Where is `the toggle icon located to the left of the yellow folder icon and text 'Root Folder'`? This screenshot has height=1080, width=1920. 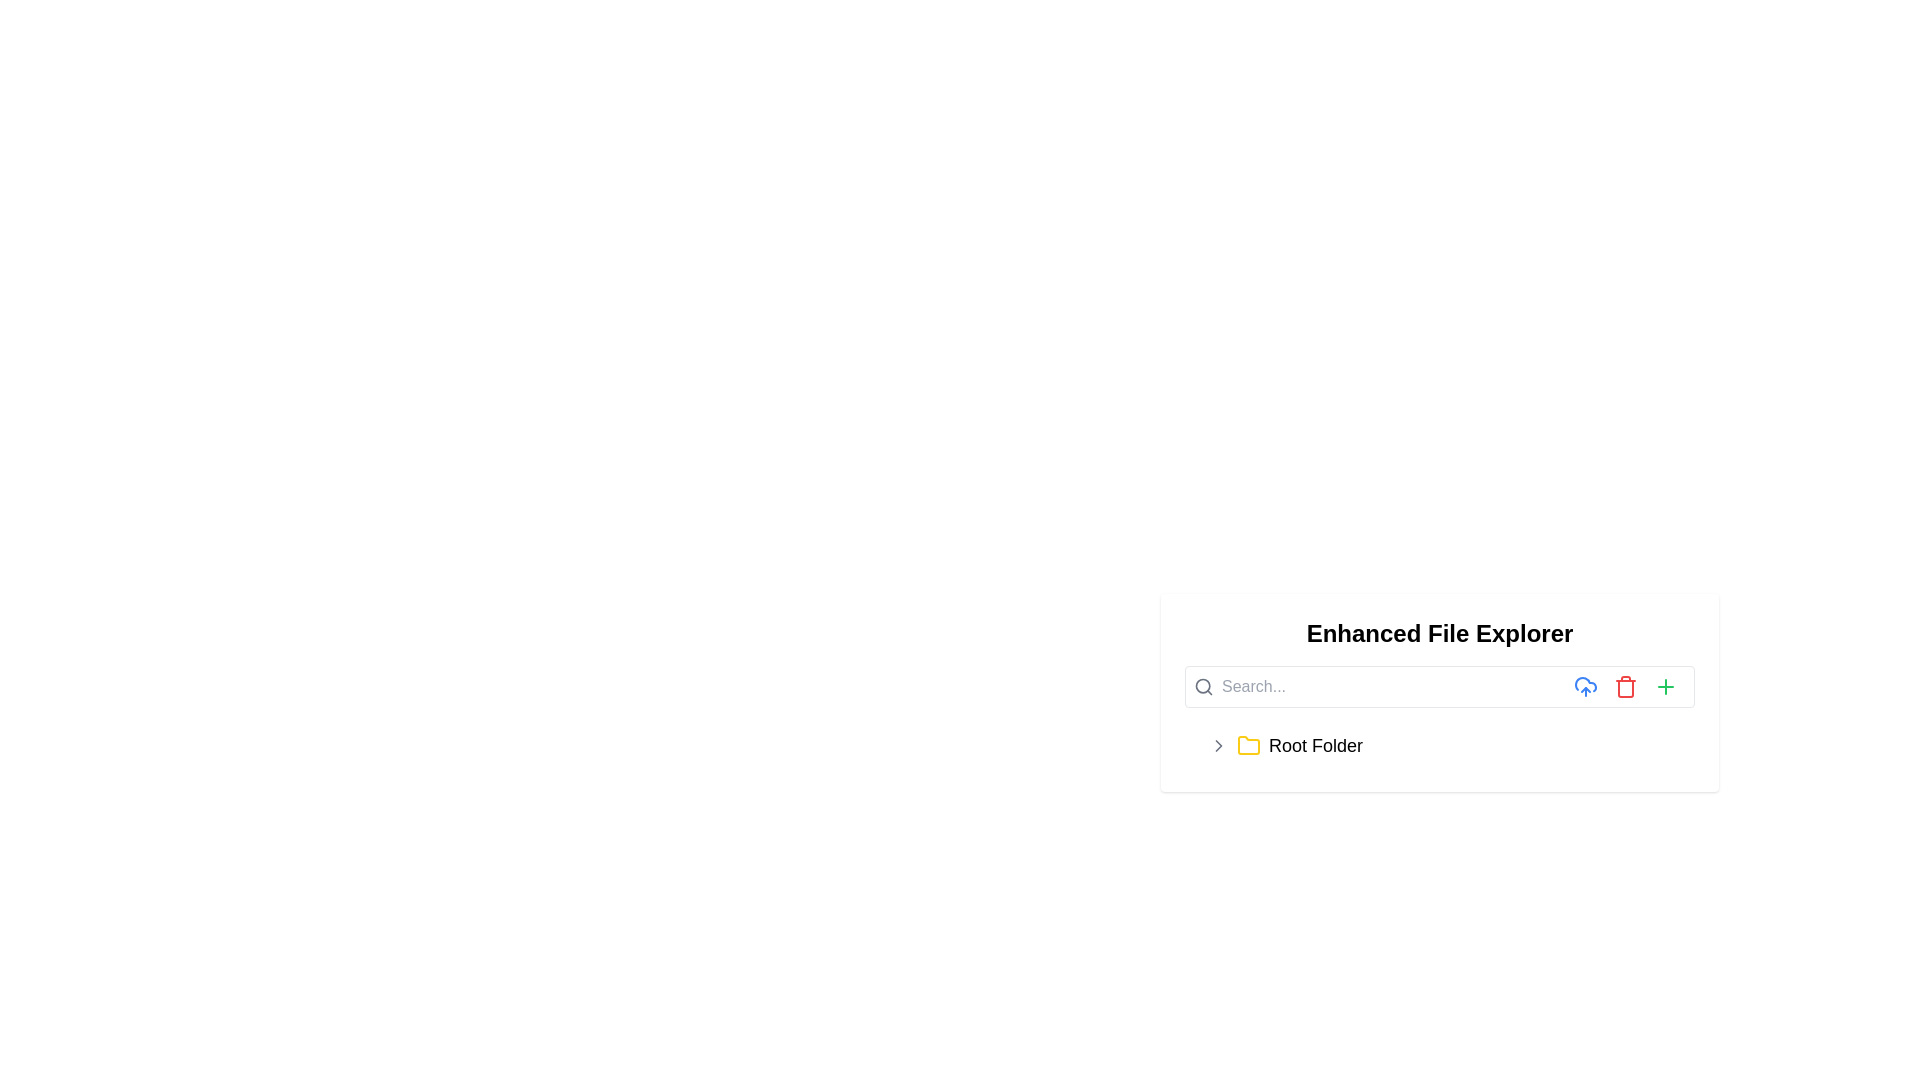
the toggle icon located to the left of the yellow folder icon and text 'Root Folder' is located at coordinates (1218, 745).